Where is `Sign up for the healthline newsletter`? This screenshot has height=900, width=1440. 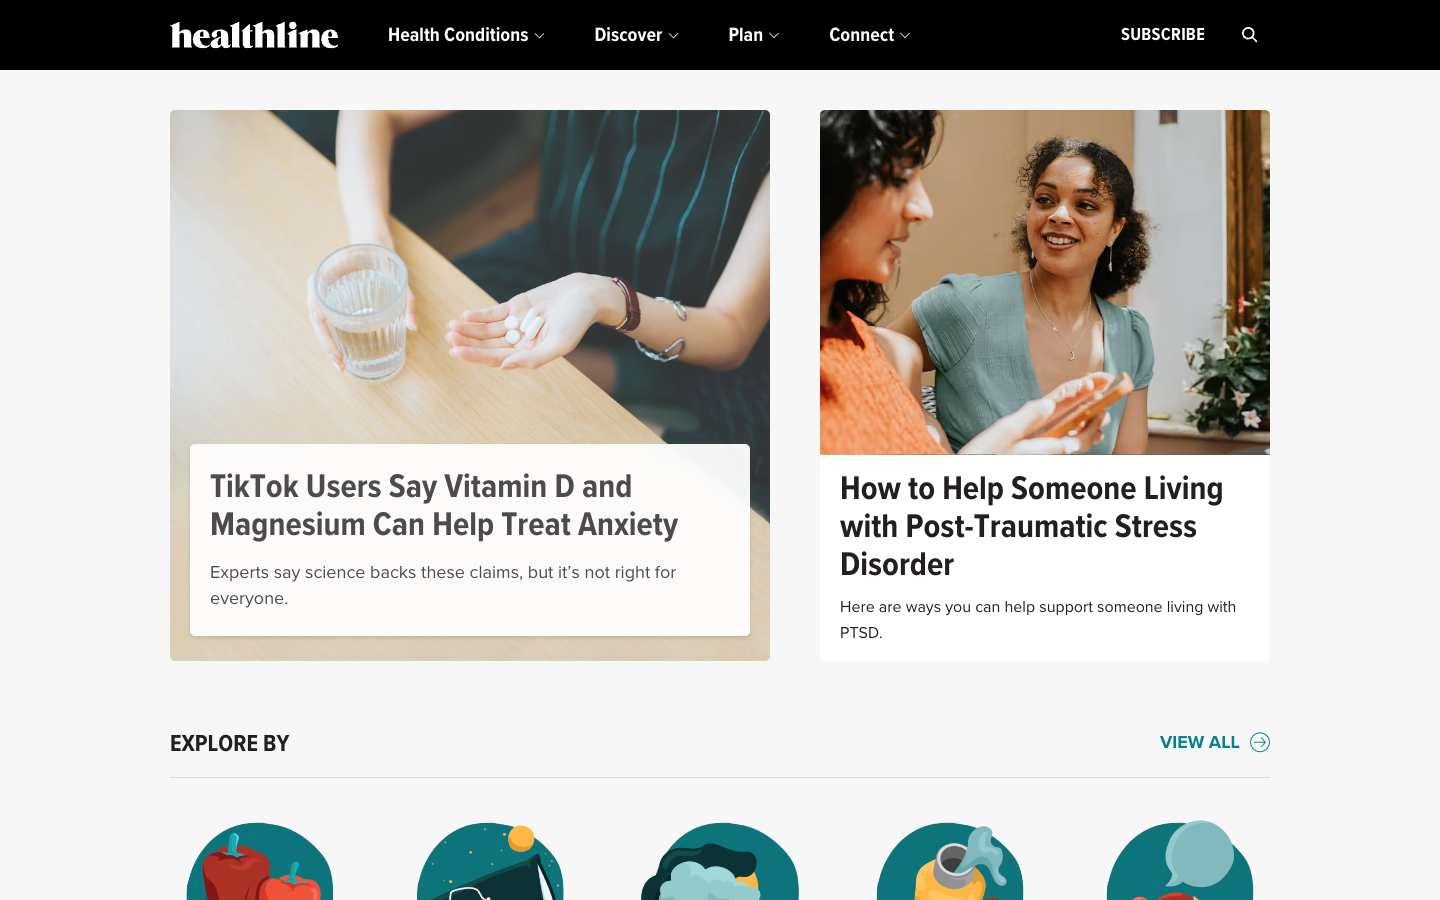 Sign up for the healthline newsletter is located at coordinates (1162, 34).